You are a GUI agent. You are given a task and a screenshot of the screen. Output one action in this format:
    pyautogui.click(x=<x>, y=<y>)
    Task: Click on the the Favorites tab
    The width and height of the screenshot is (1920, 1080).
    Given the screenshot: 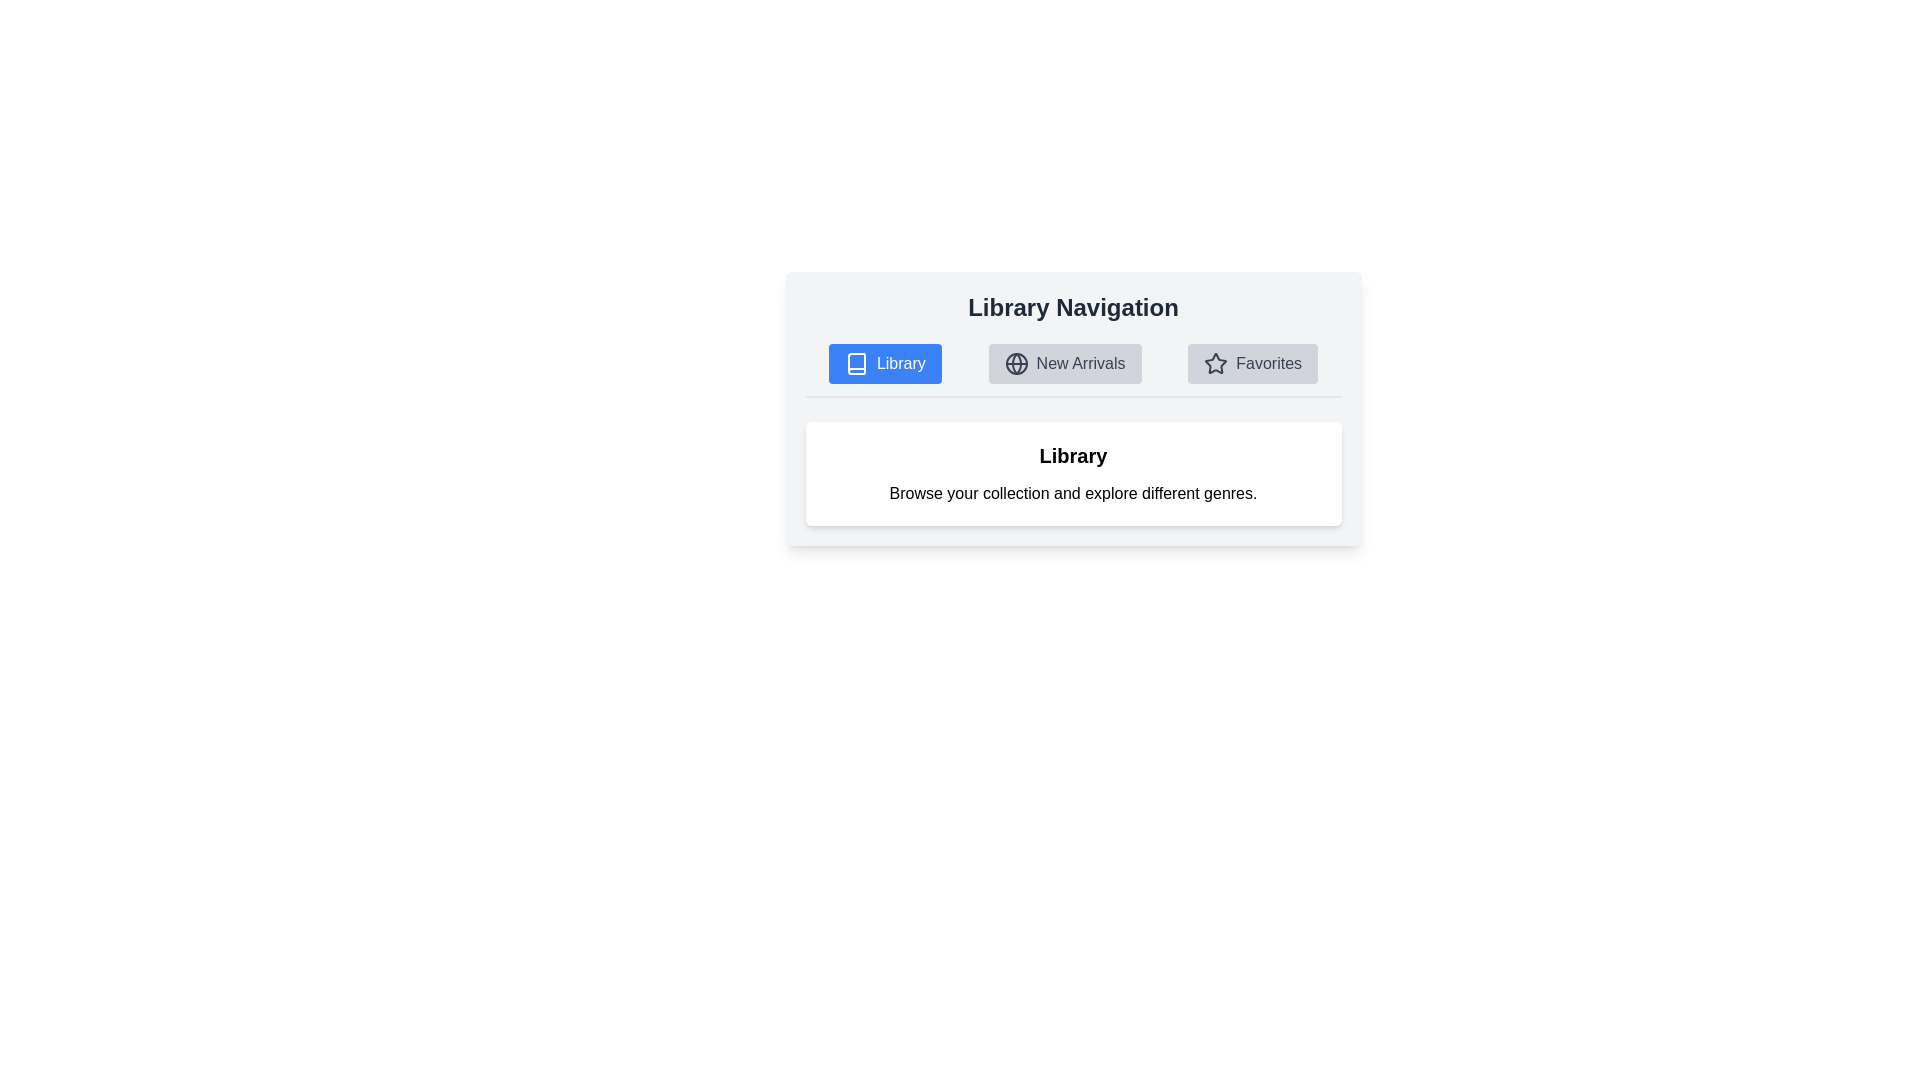 What is the action you would take?
    pyautogui.click(x=1251, y=363)
    